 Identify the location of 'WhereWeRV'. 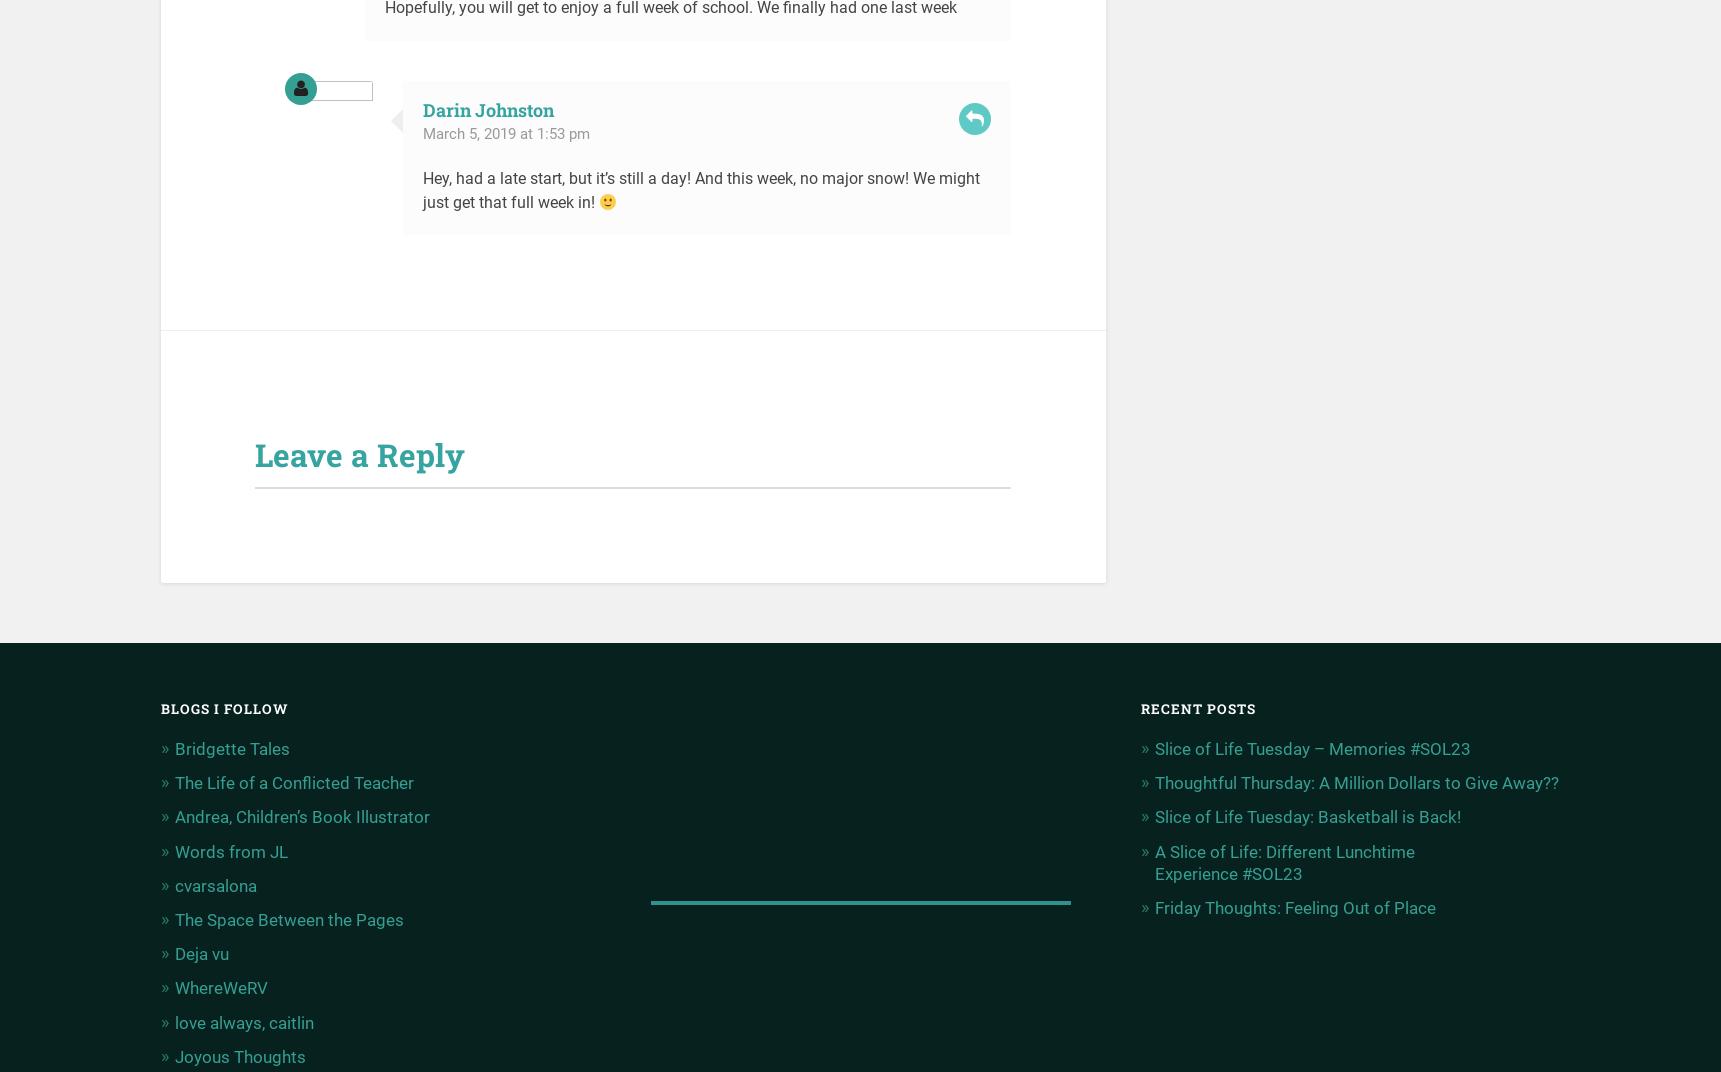
(220, 986).